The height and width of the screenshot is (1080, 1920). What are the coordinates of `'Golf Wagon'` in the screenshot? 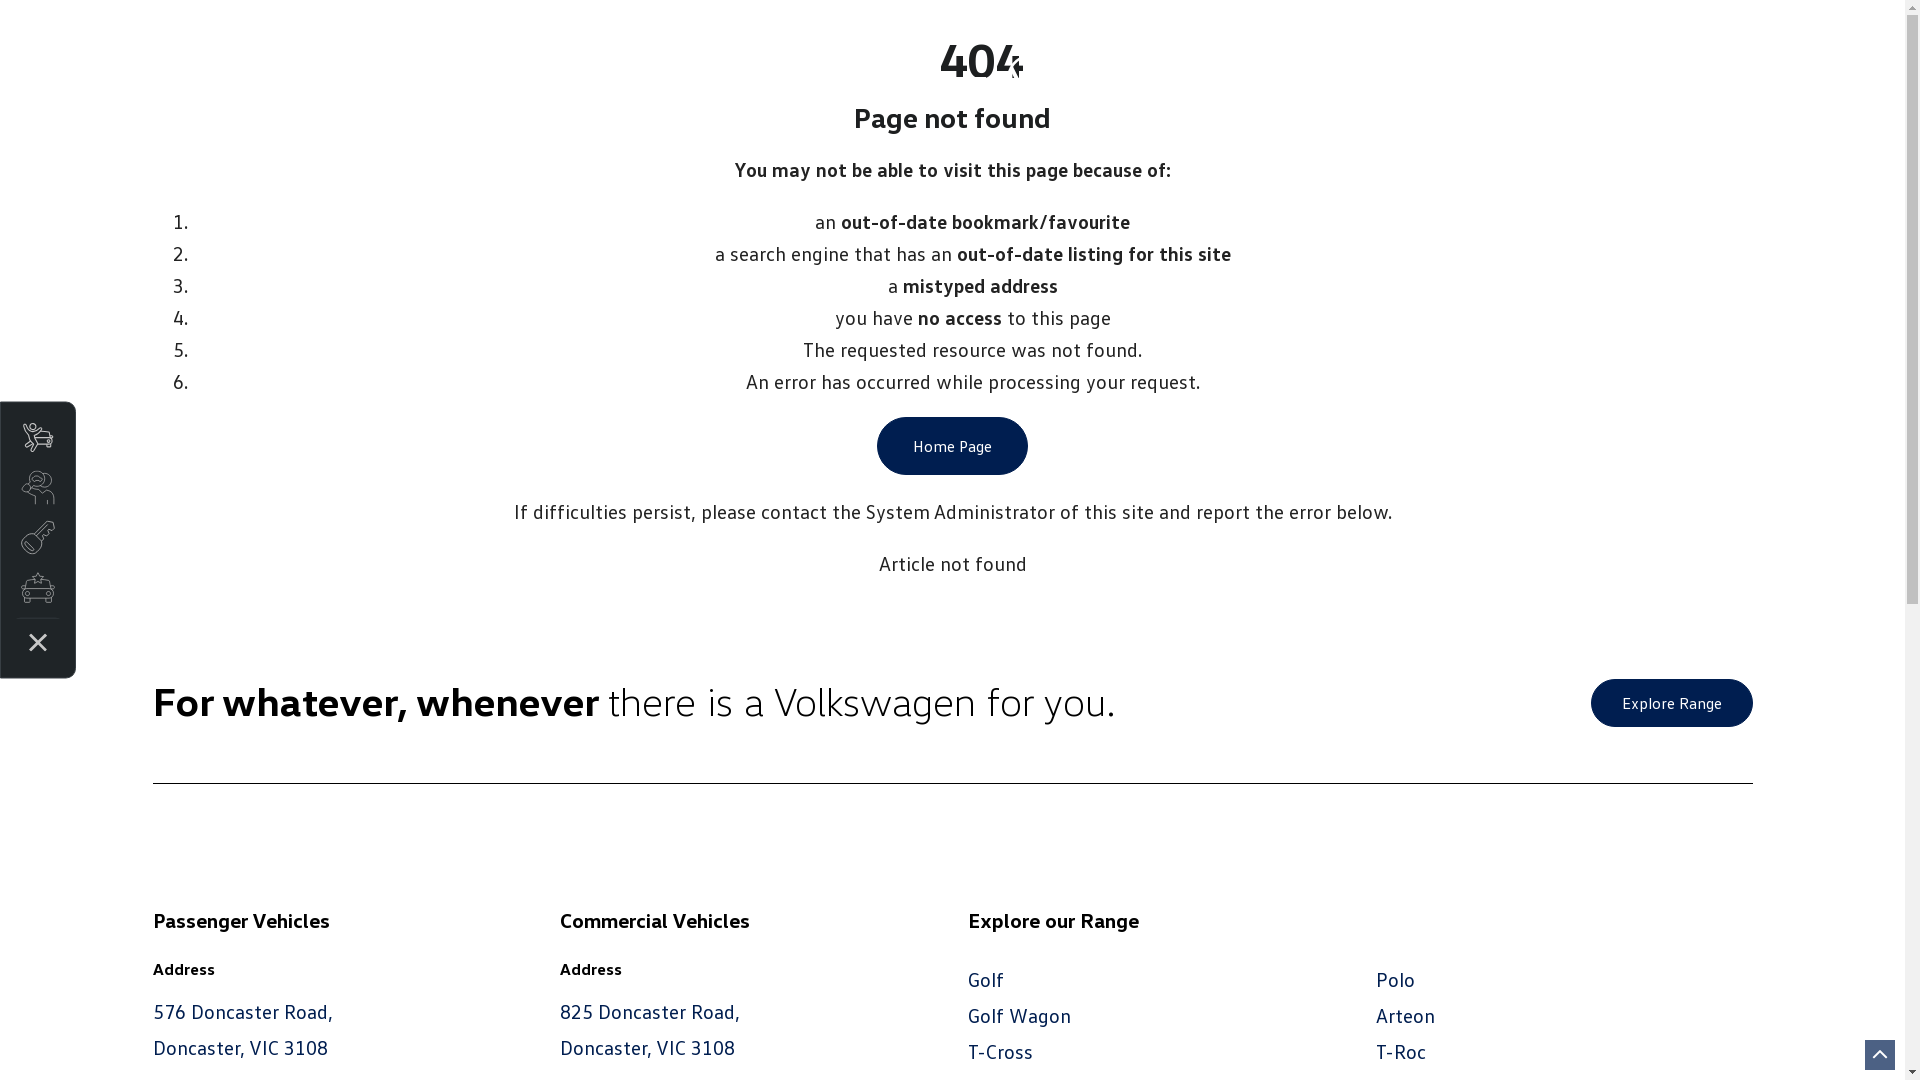 It's located at (1019, 1014).